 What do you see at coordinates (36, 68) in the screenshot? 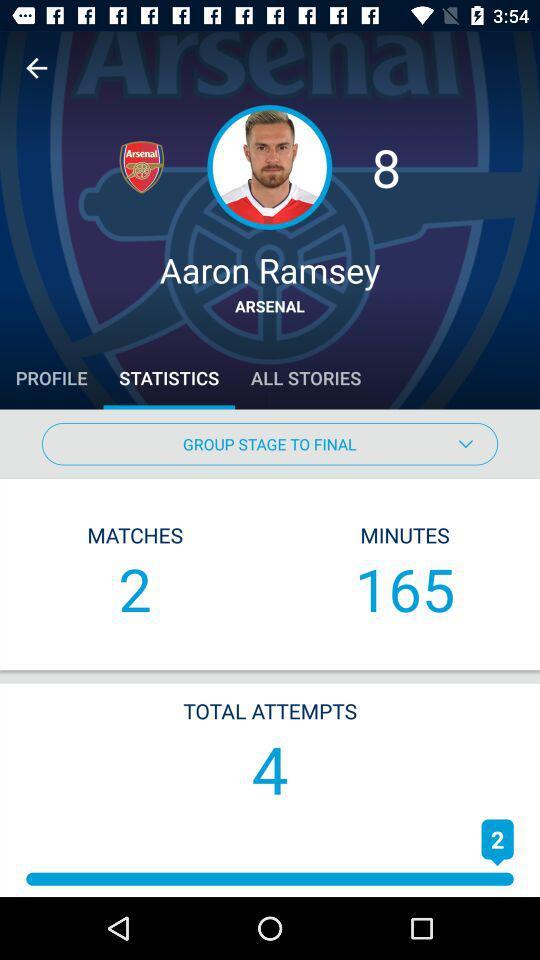
I see `back to previous menu` at bounding box center [36, 68].